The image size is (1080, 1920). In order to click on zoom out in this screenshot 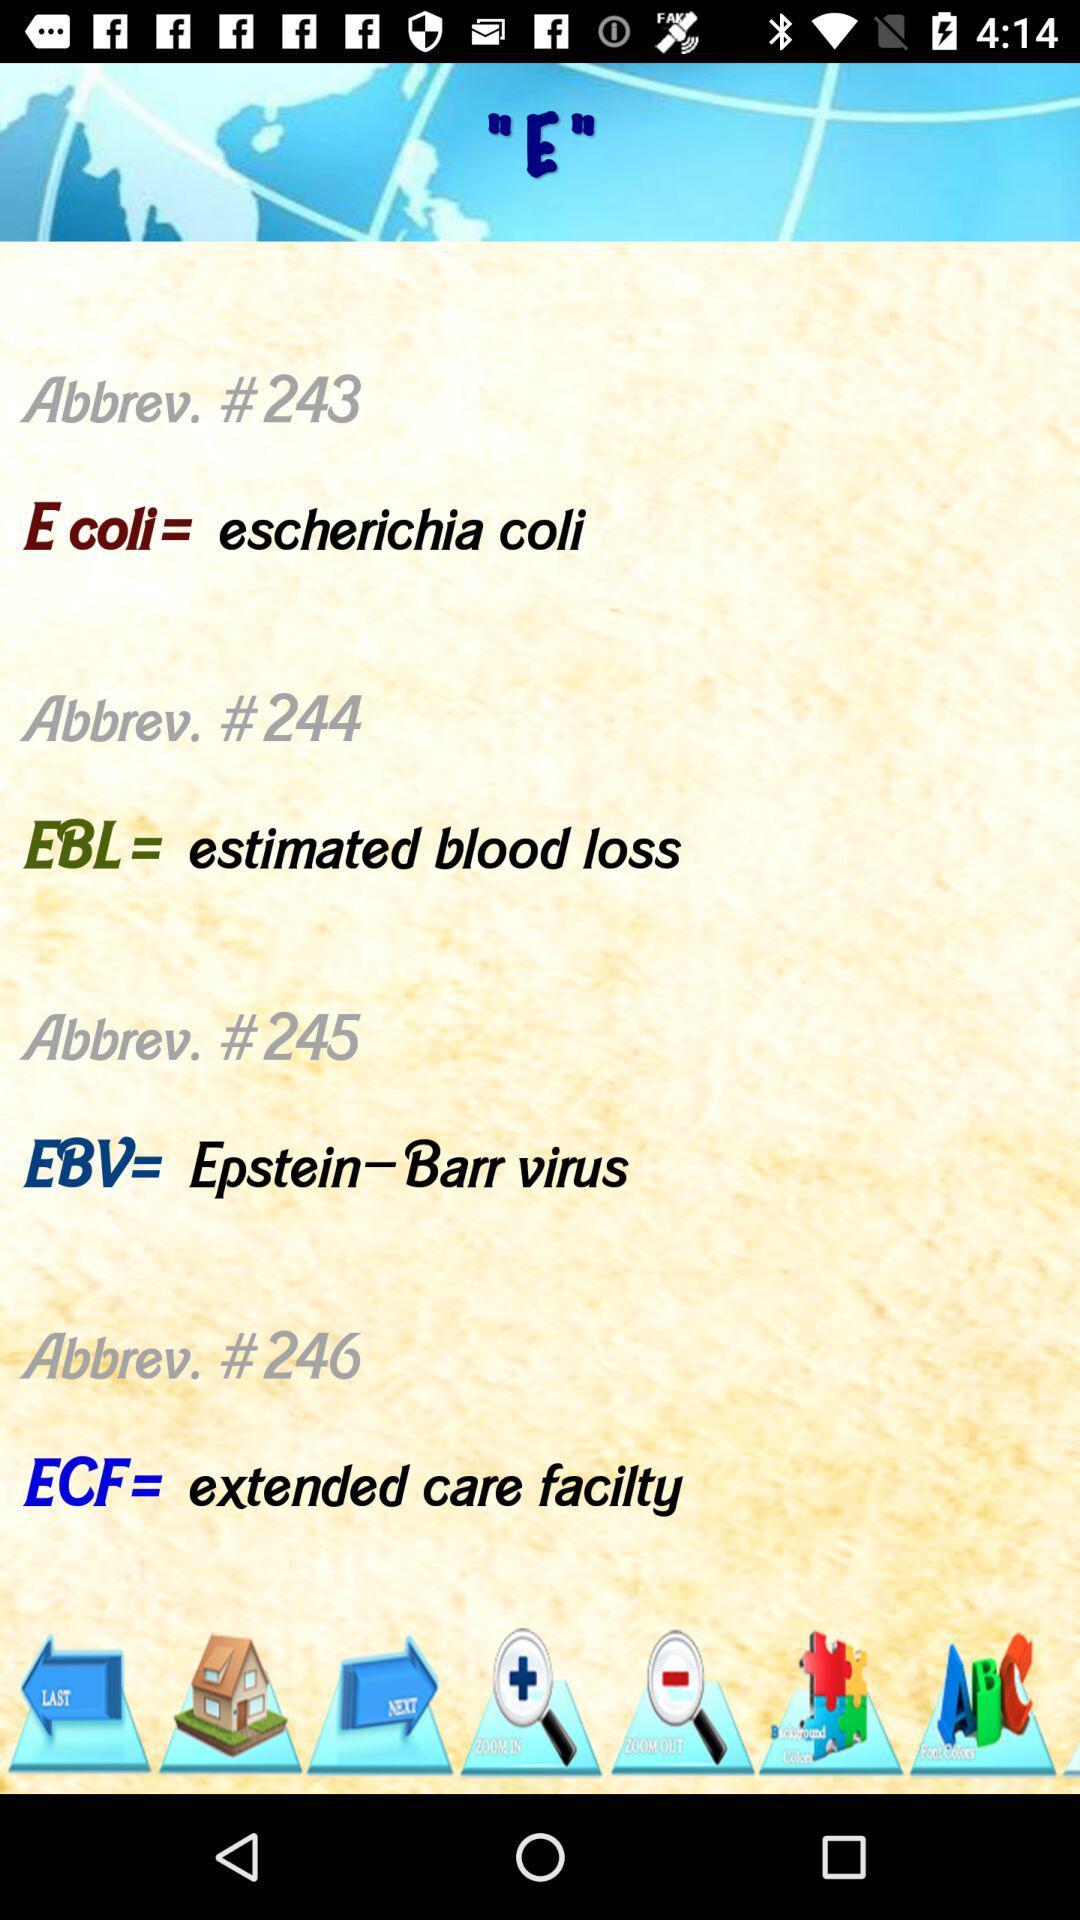, I will do `click(680, 1702)`.